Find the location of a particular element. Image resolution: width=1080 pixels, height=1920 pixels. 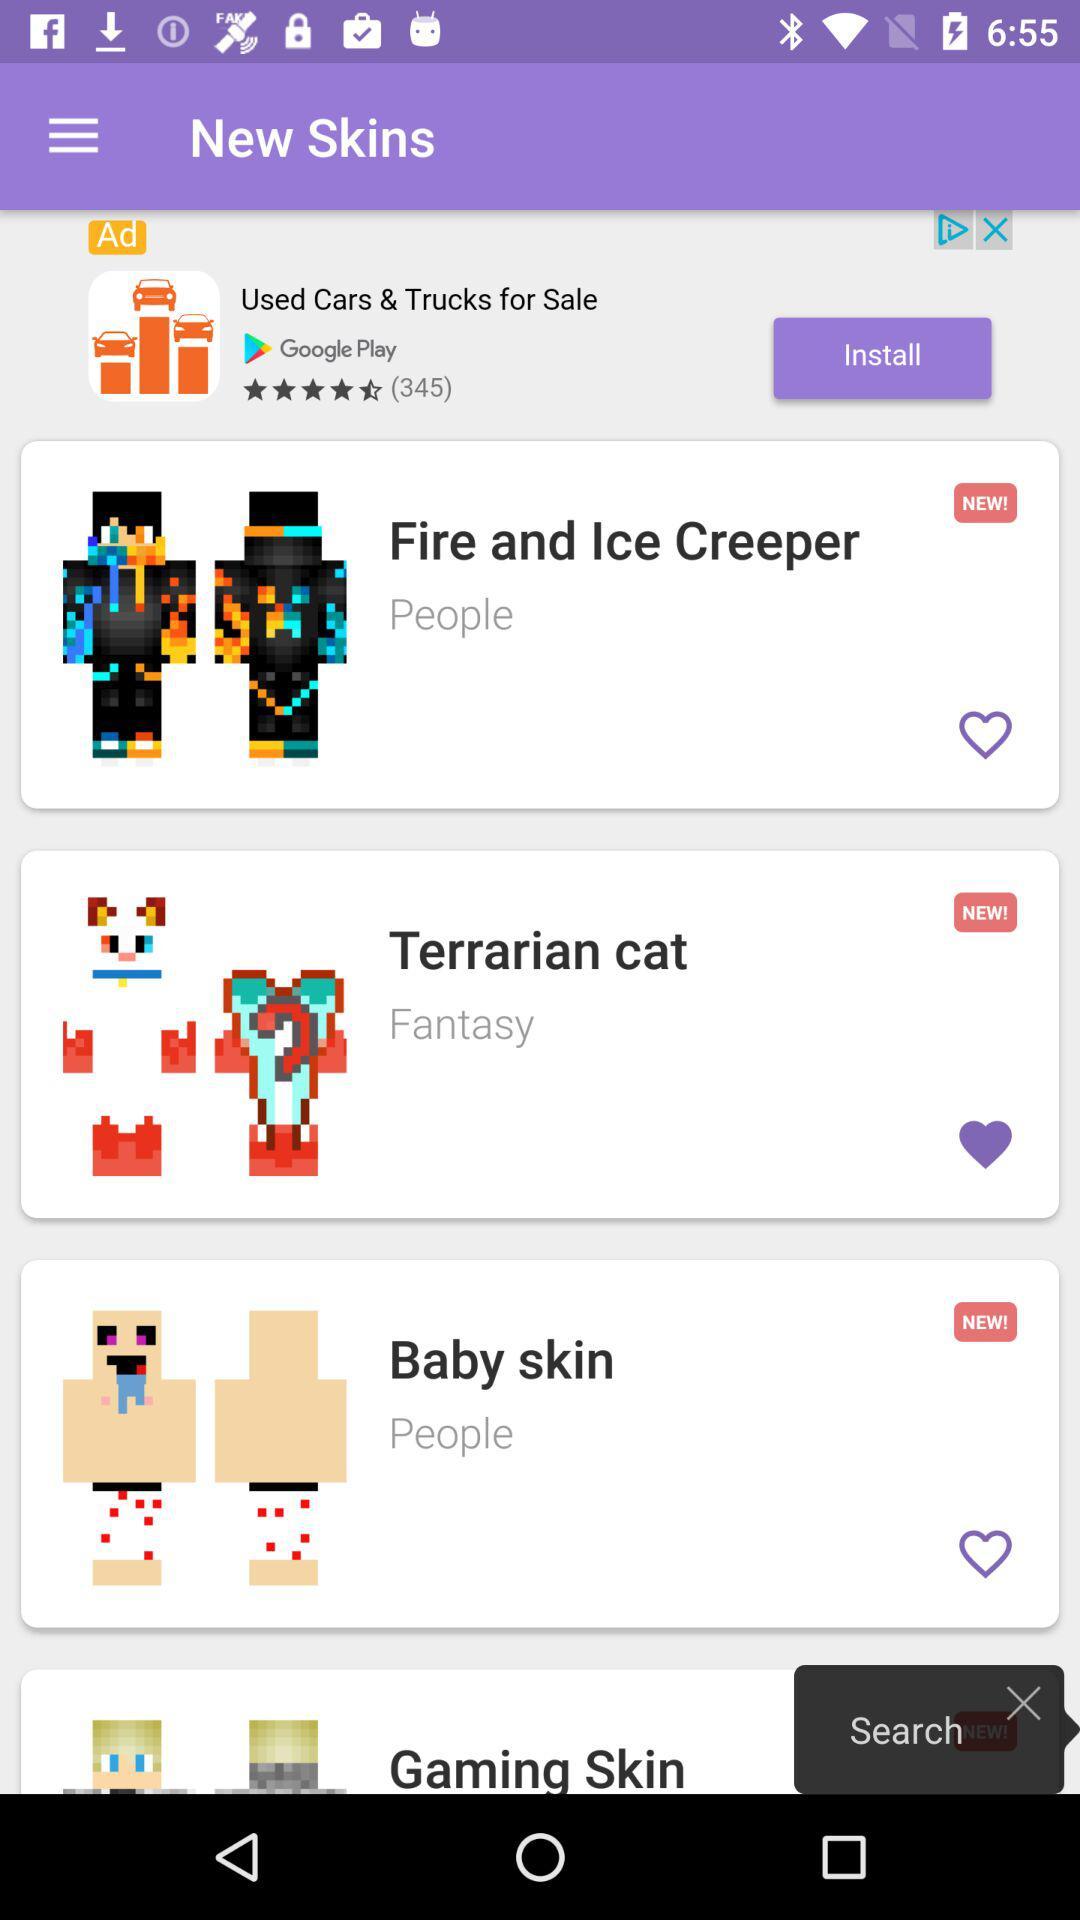

make favorite skin is located at coordinates (984, 1553).